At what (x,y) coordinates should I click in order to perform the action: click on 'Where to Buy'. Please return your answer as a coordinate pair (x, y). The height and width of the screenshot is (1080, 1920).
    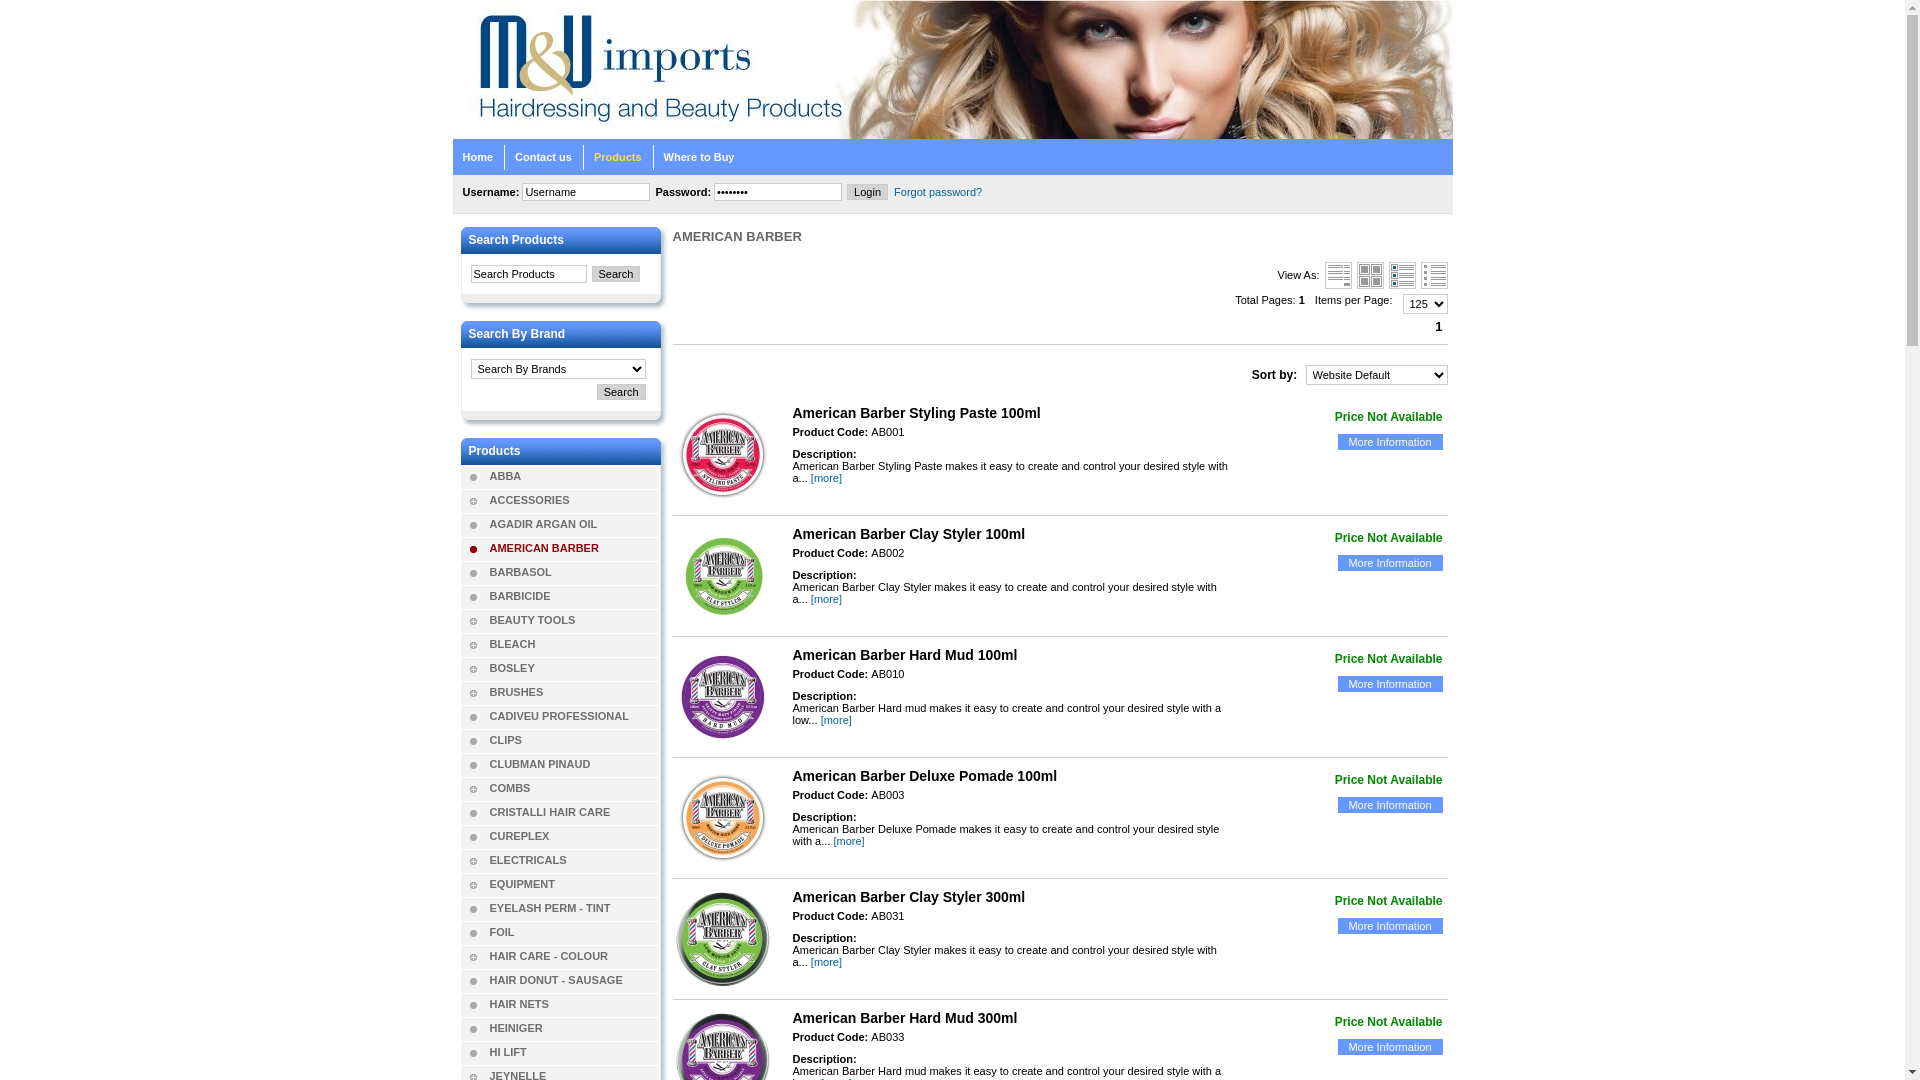
    Looking at the image, I should click on (699, 156).